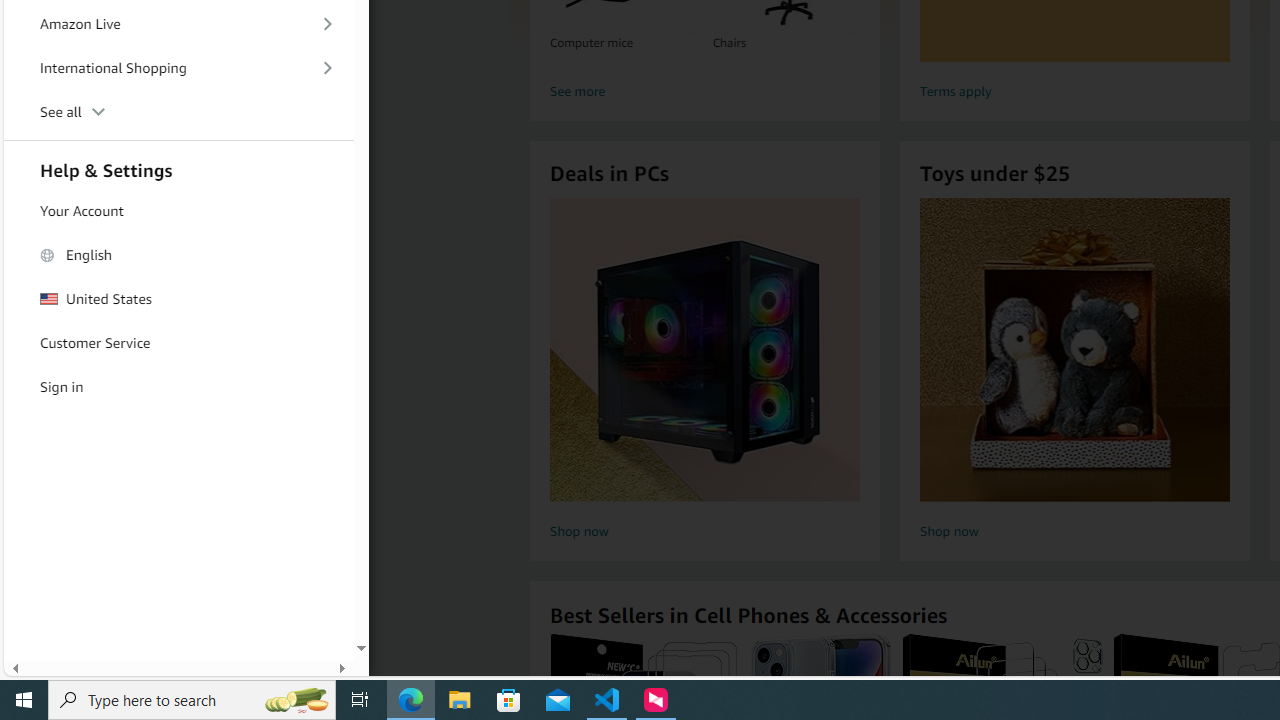  I want to click on 'Your Account', so click(179, 212).